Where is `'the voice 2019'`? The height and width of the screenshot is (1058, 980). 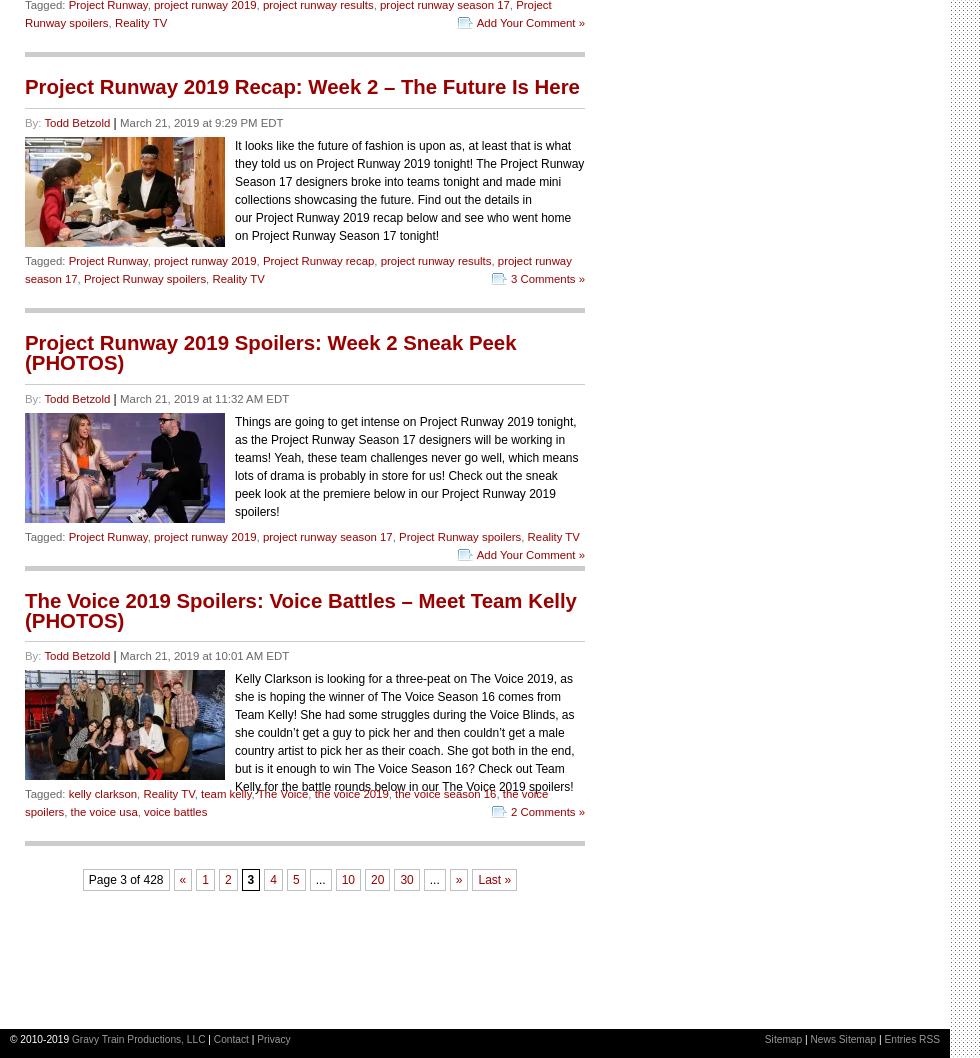 'the voice 2019' is located at coordinates (313, 794).